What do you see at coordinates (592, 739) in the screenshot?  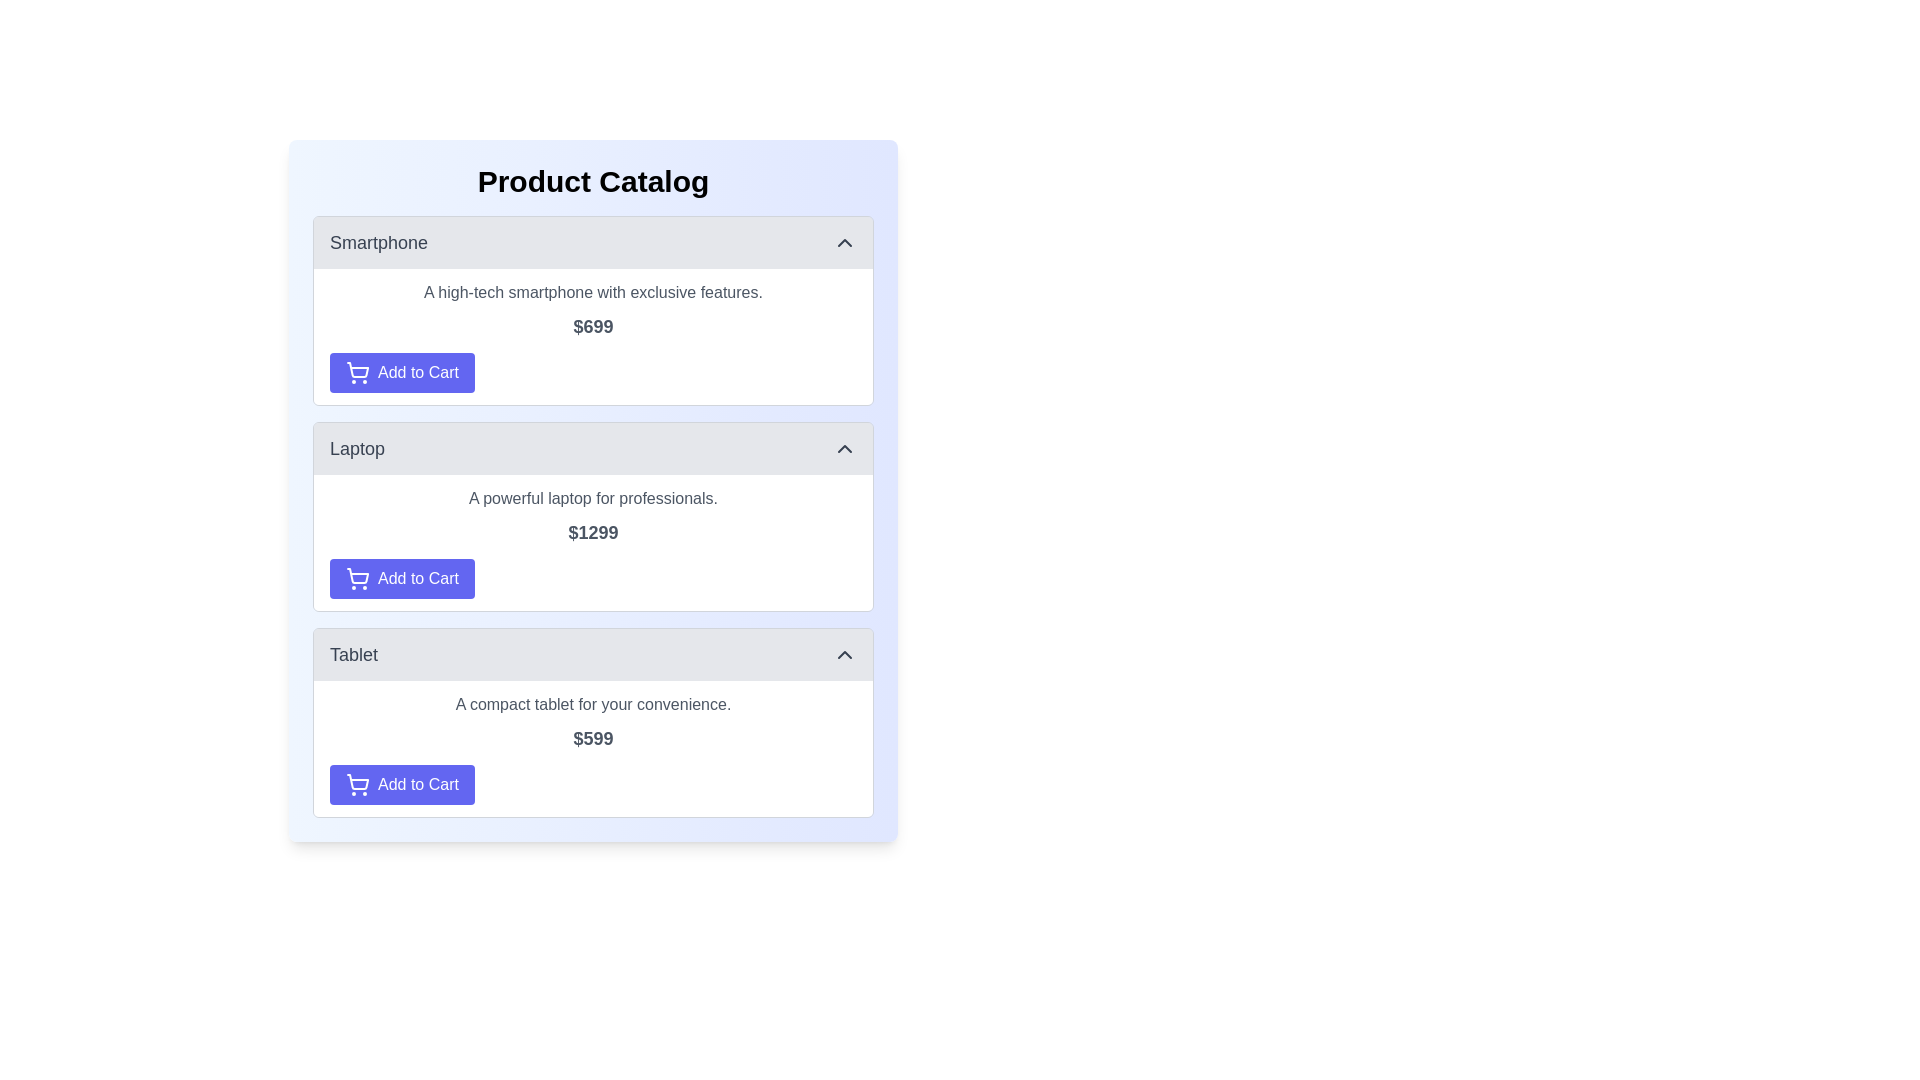 I see `the price tag displaying '$599', which is bold and large, positioned below the product description and above the 'Add to Cart' button` at bounding box center [592, 739].